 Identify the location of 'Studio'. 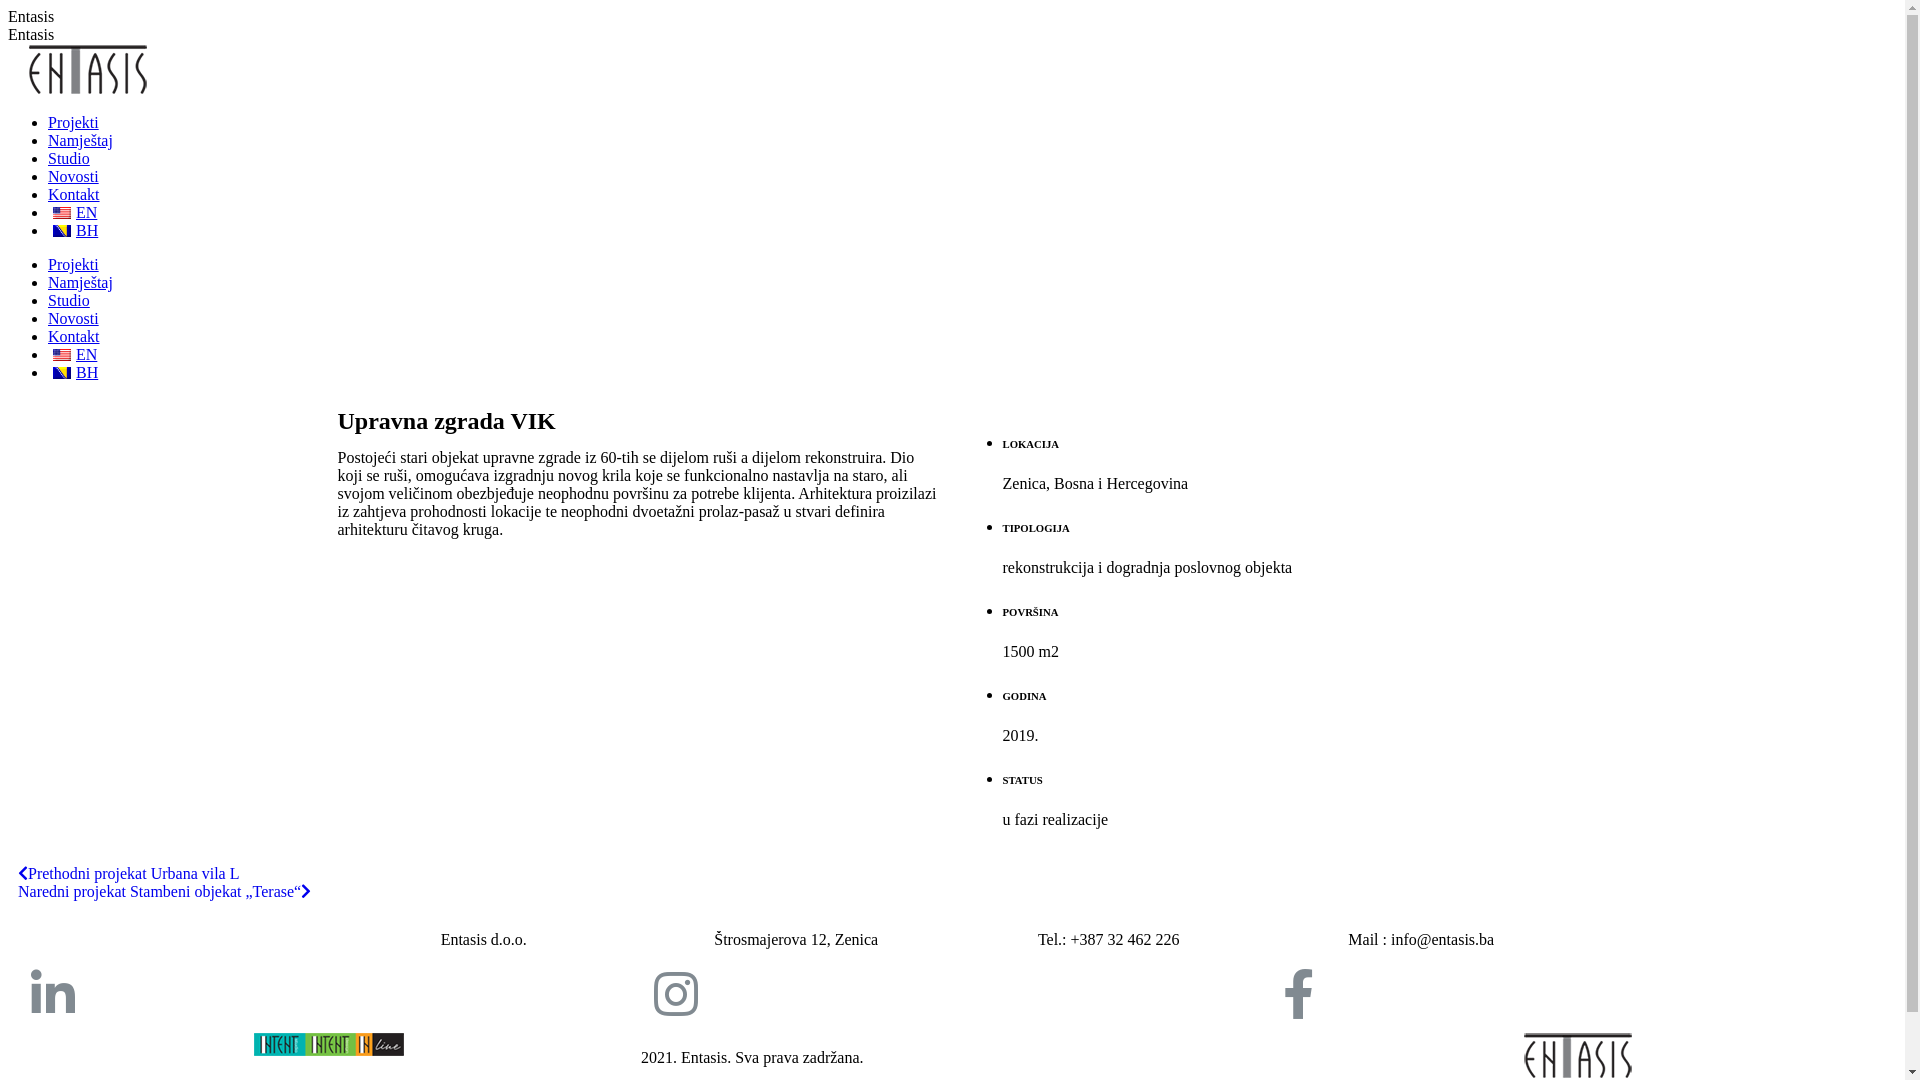
(48, 300).